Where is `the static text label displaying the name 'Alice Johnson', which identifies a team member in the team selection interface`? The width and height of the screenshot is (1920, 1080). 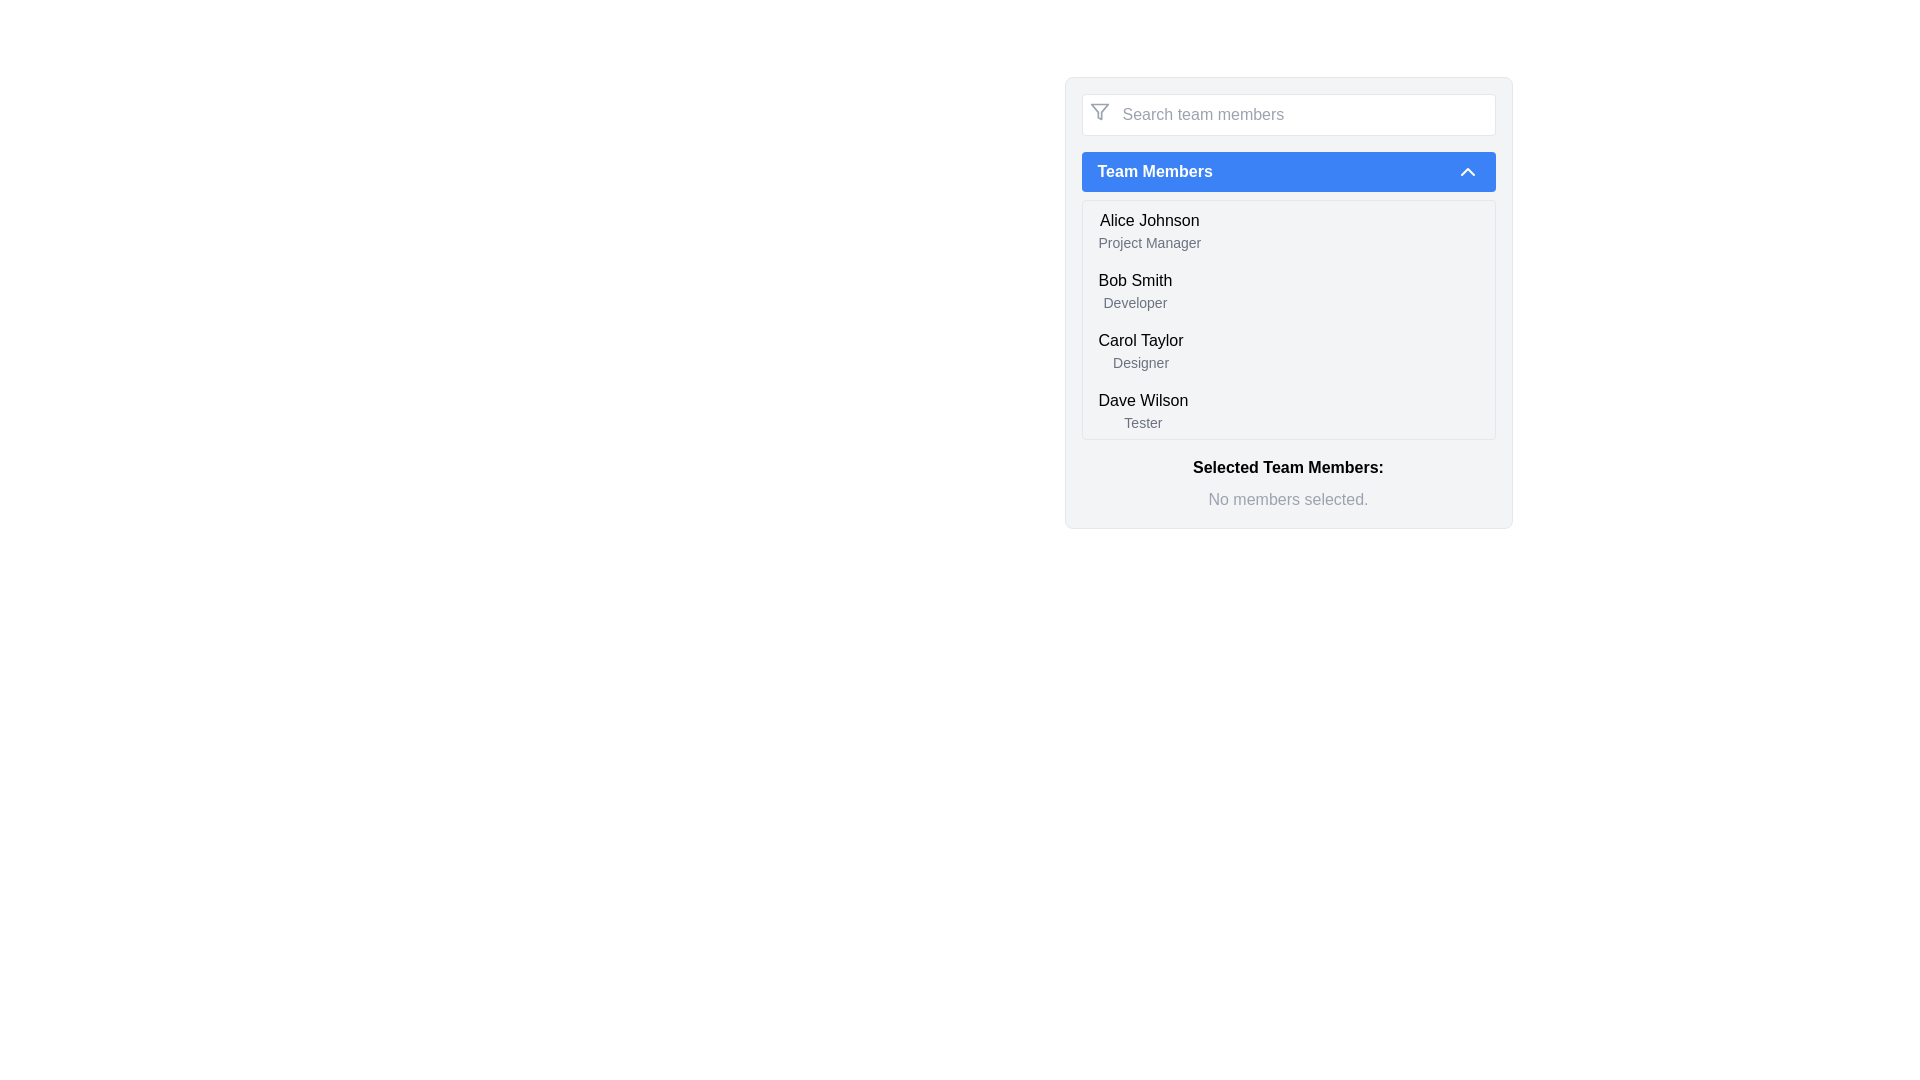
the static text label displaying the name 'Alice Johnson', which identifies a team member in the team selection interface is located at coordinates (1149, 220).